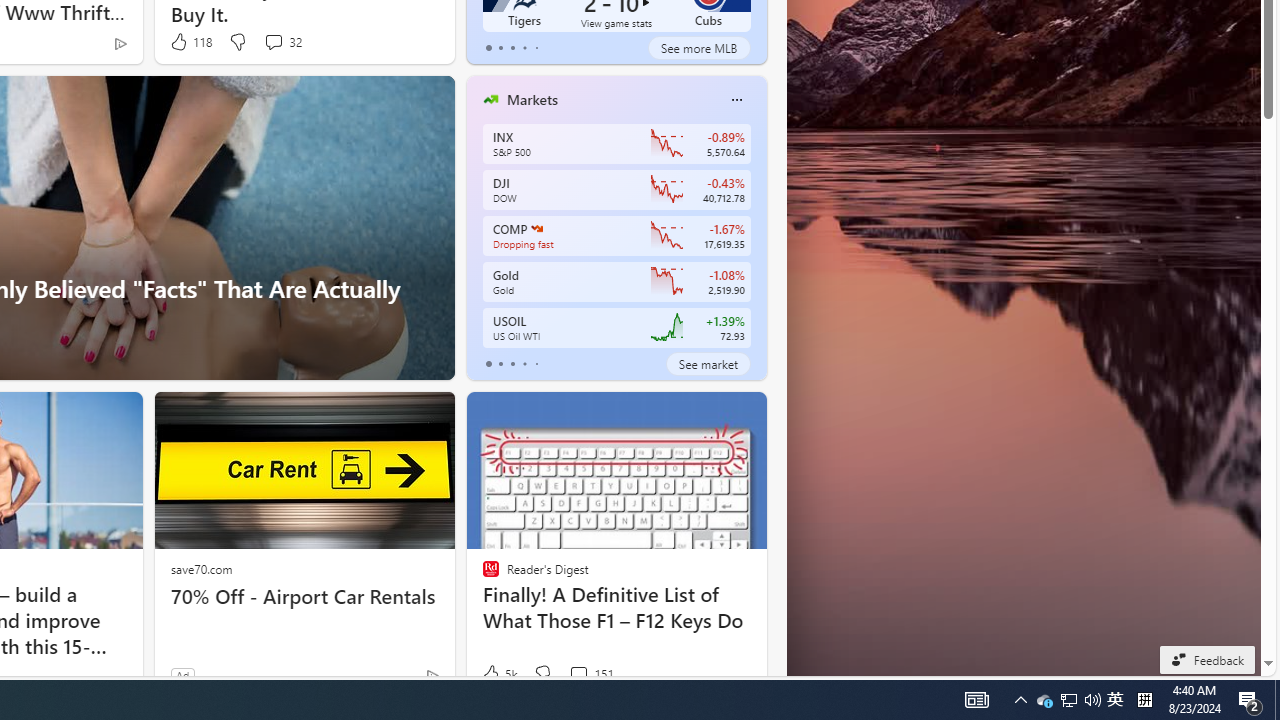 Image resolution: width=1280 pixels, height=720 pixels. I want to click on 'View comments 151 Comment', so click(577, 673).